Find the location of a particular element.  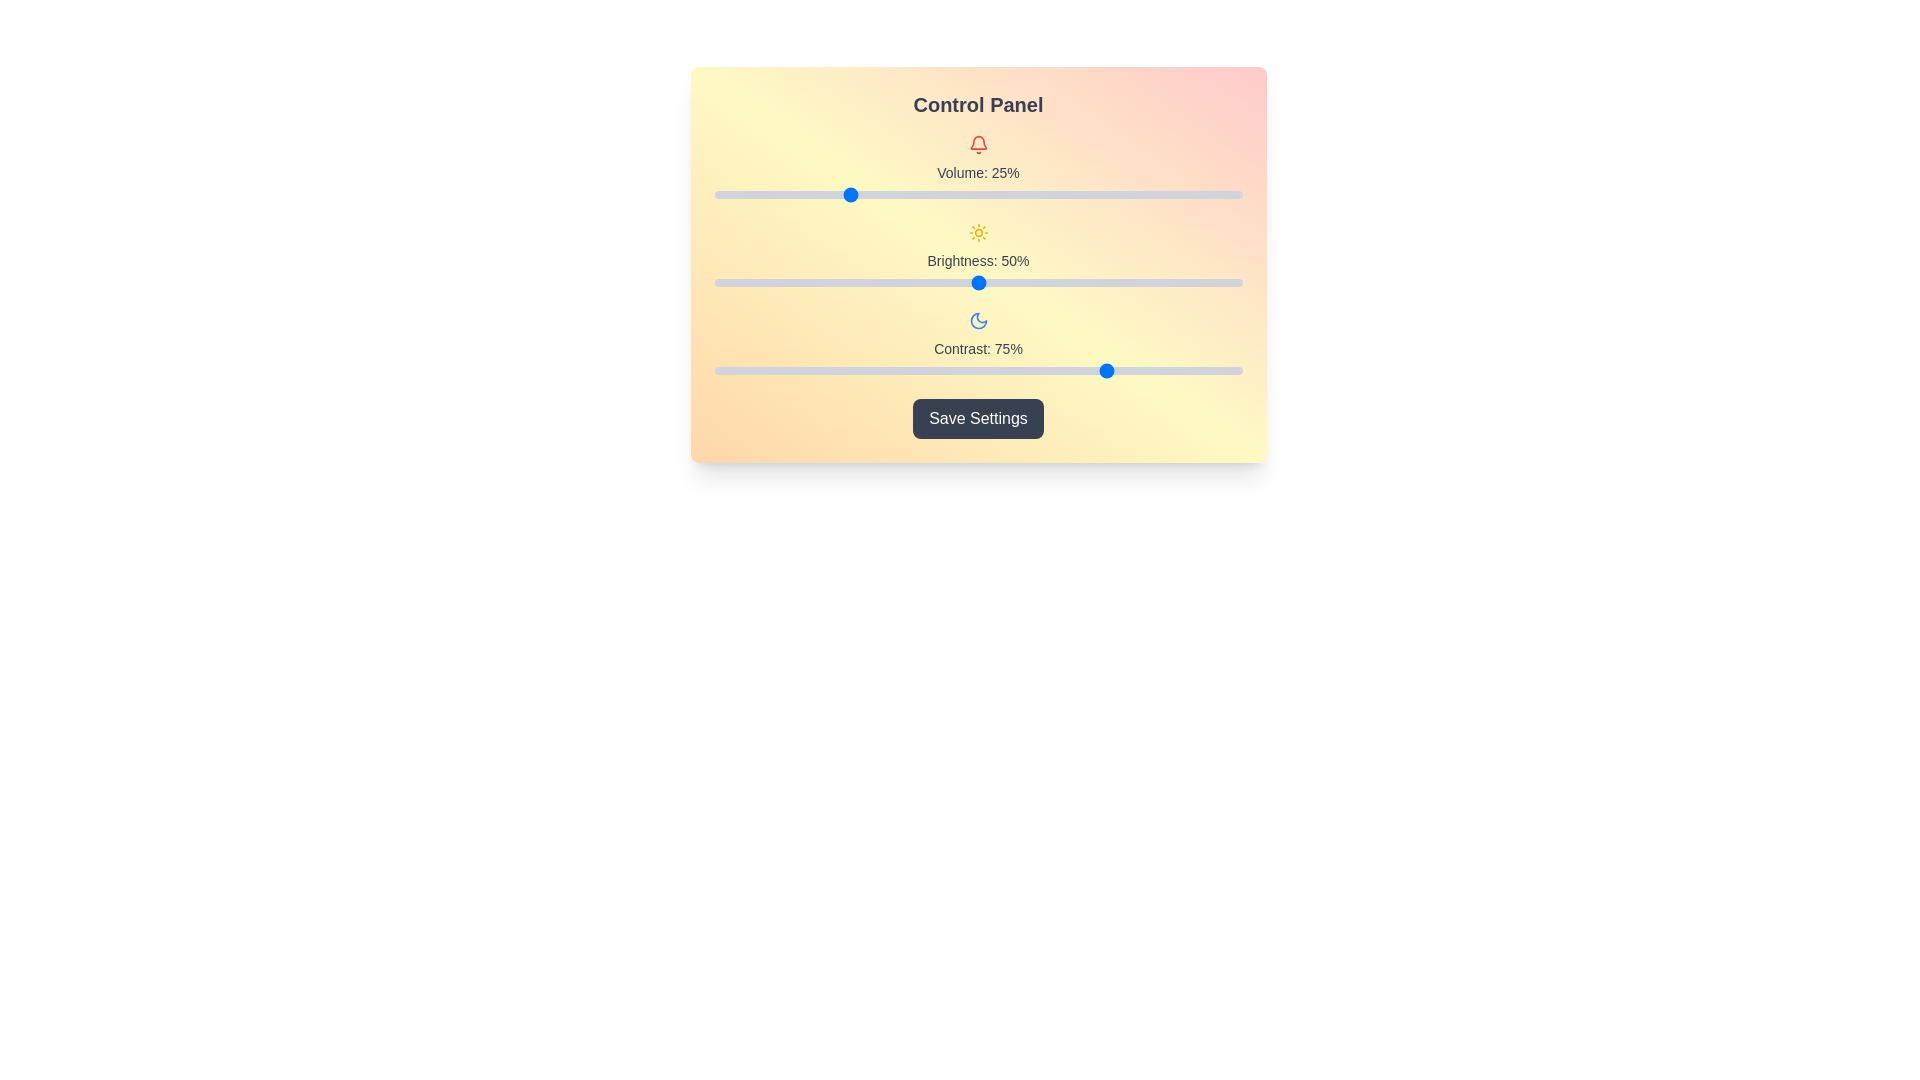

the 'Save Settings' button located in the 'Control Panel' section is located at coordinates (978, 418).